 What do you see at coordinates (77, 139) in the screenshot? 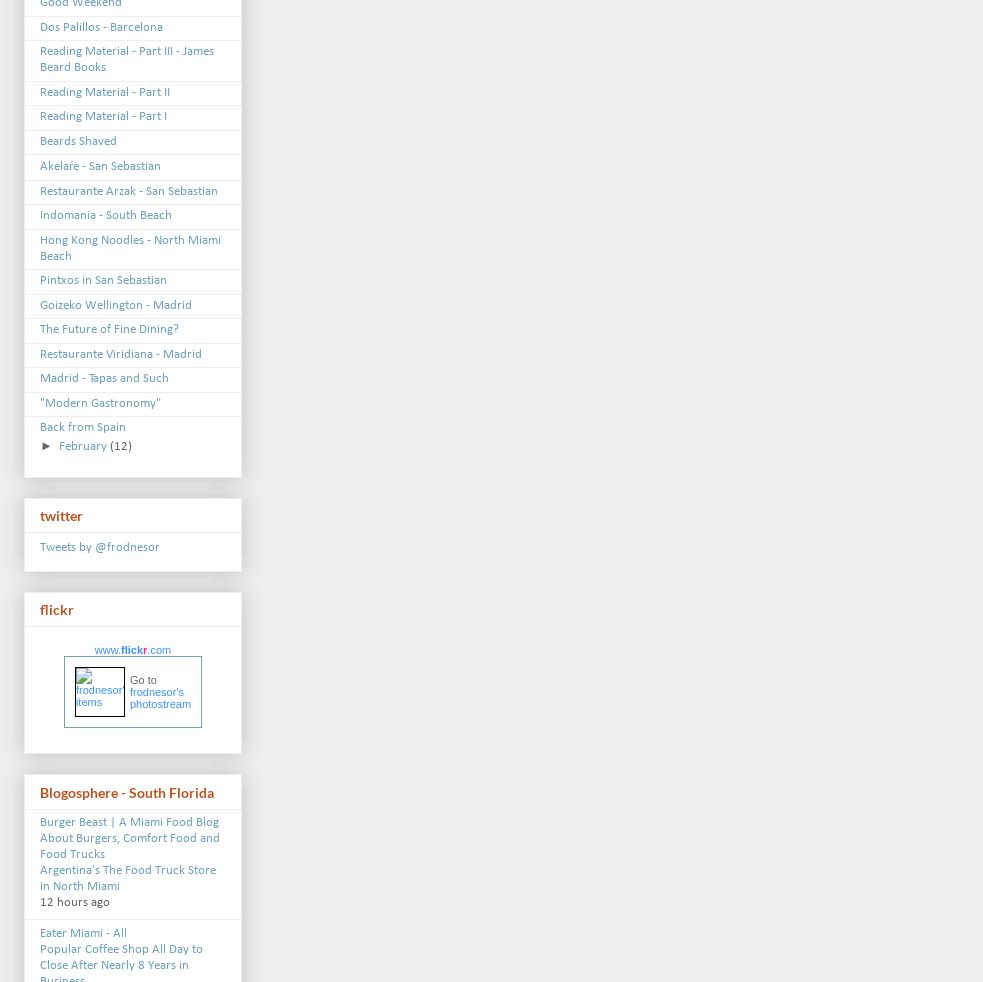
I see `'Beards Shaved'` at bounding box center [77, 139].